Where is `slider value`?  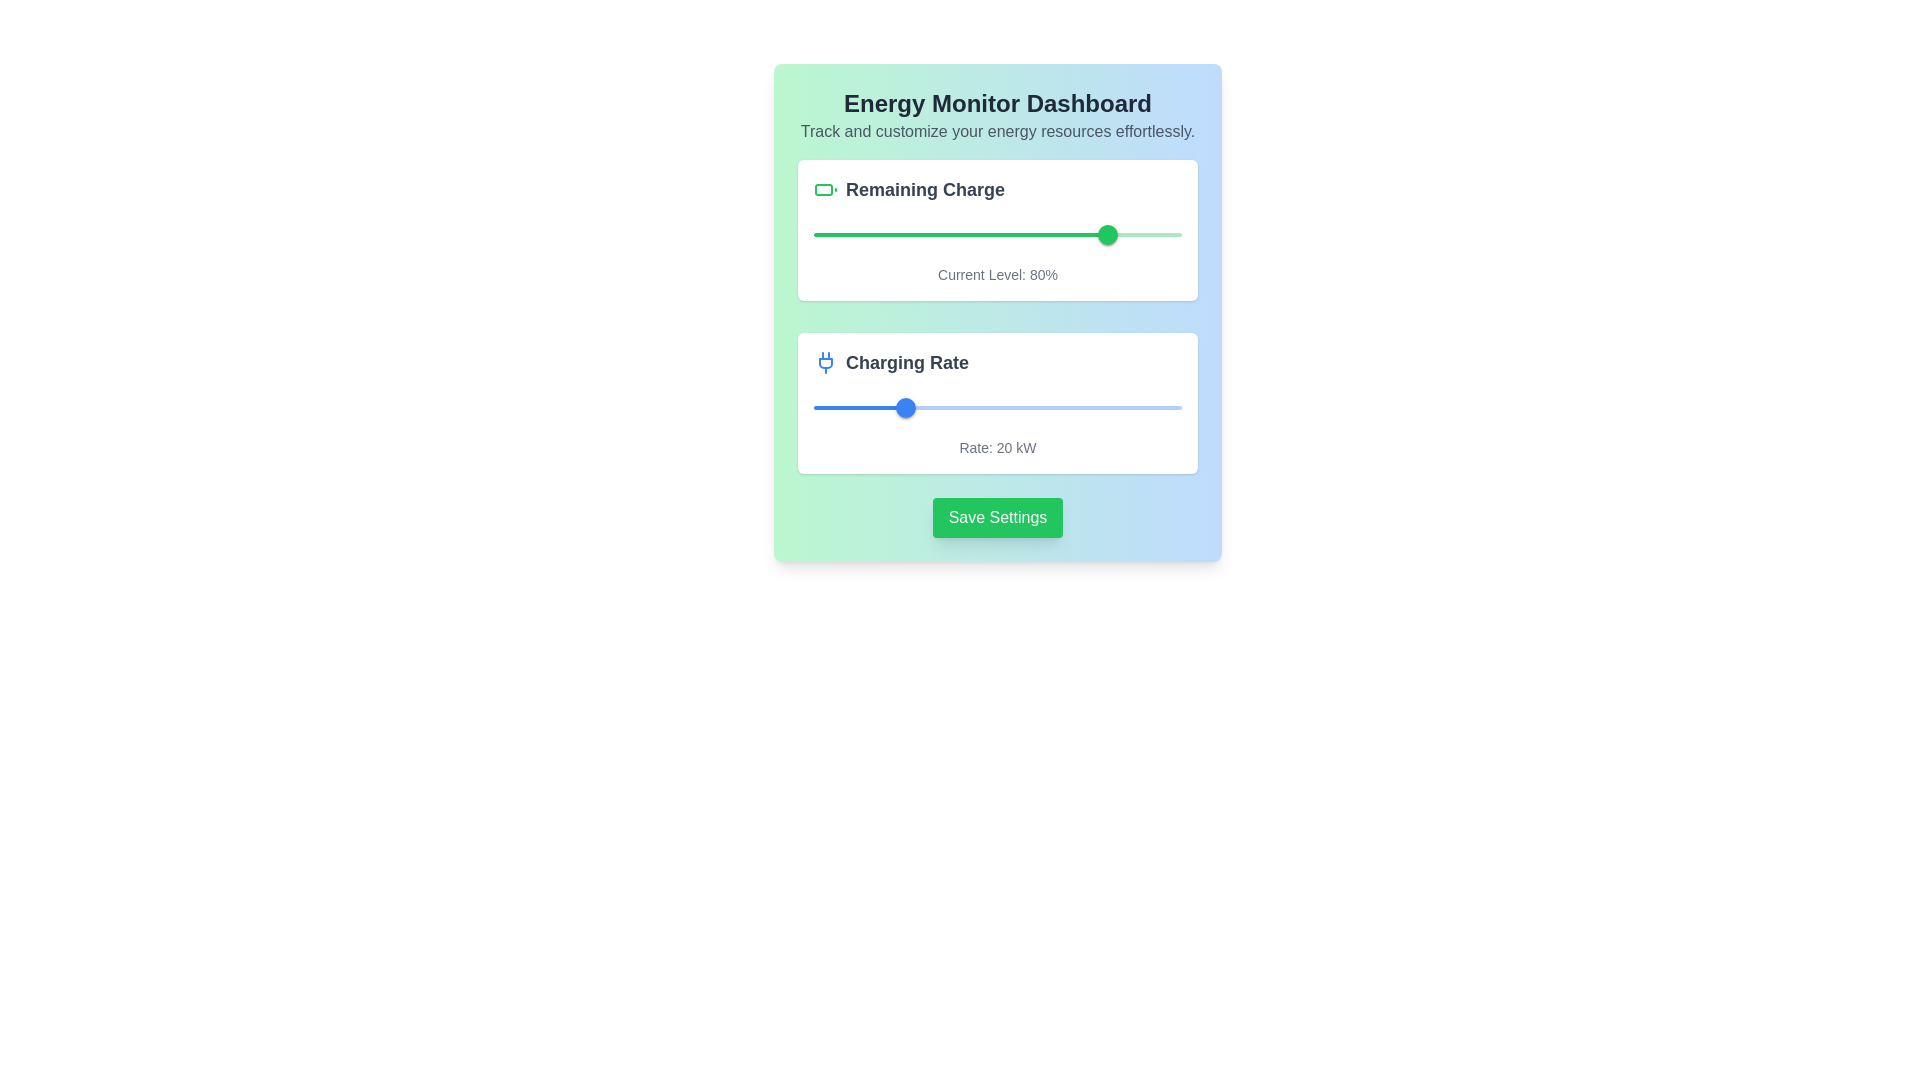 slider value is located at coordinates (1152, 234).